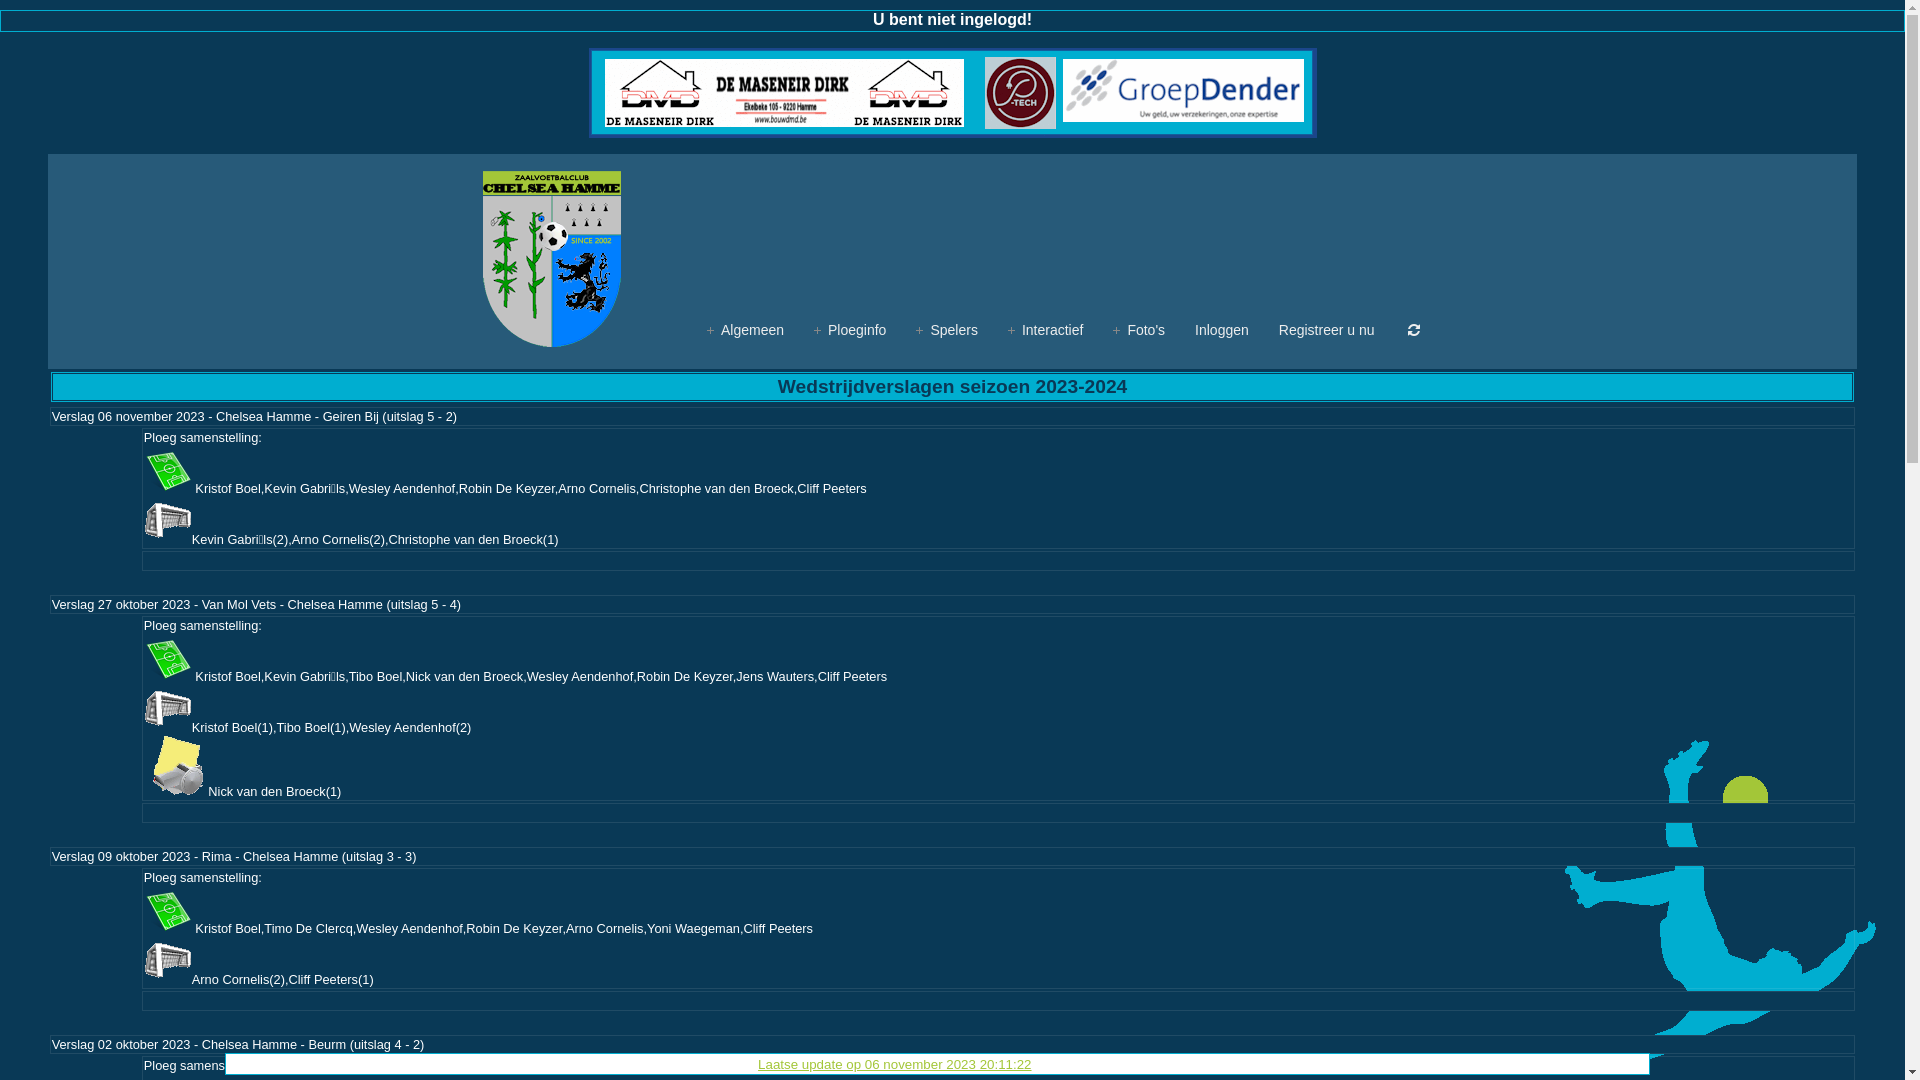  I want to click on 'Laatse update op 06 november 2023 20:11:22', so click(893, 1063).